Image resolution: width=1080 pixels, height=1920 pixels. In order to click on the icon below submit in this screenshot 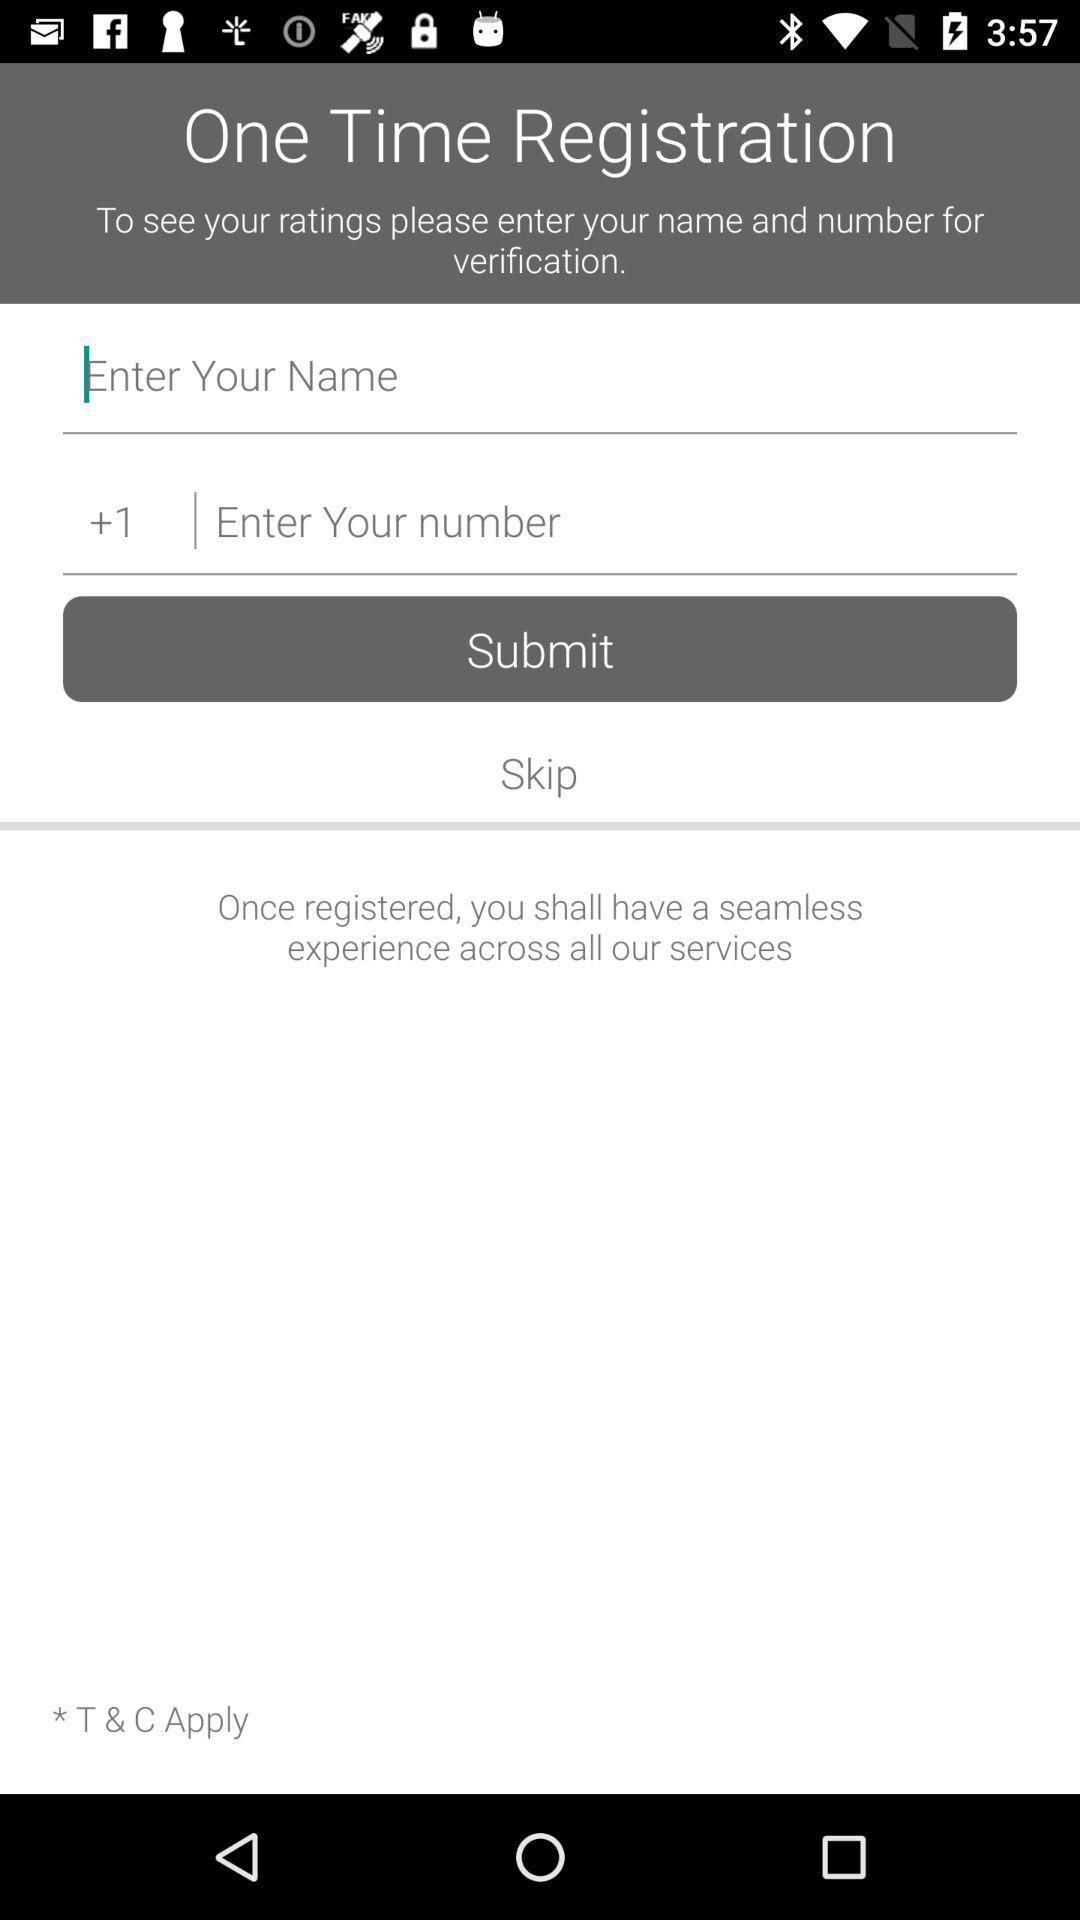, I will do `click(538, 771)`.